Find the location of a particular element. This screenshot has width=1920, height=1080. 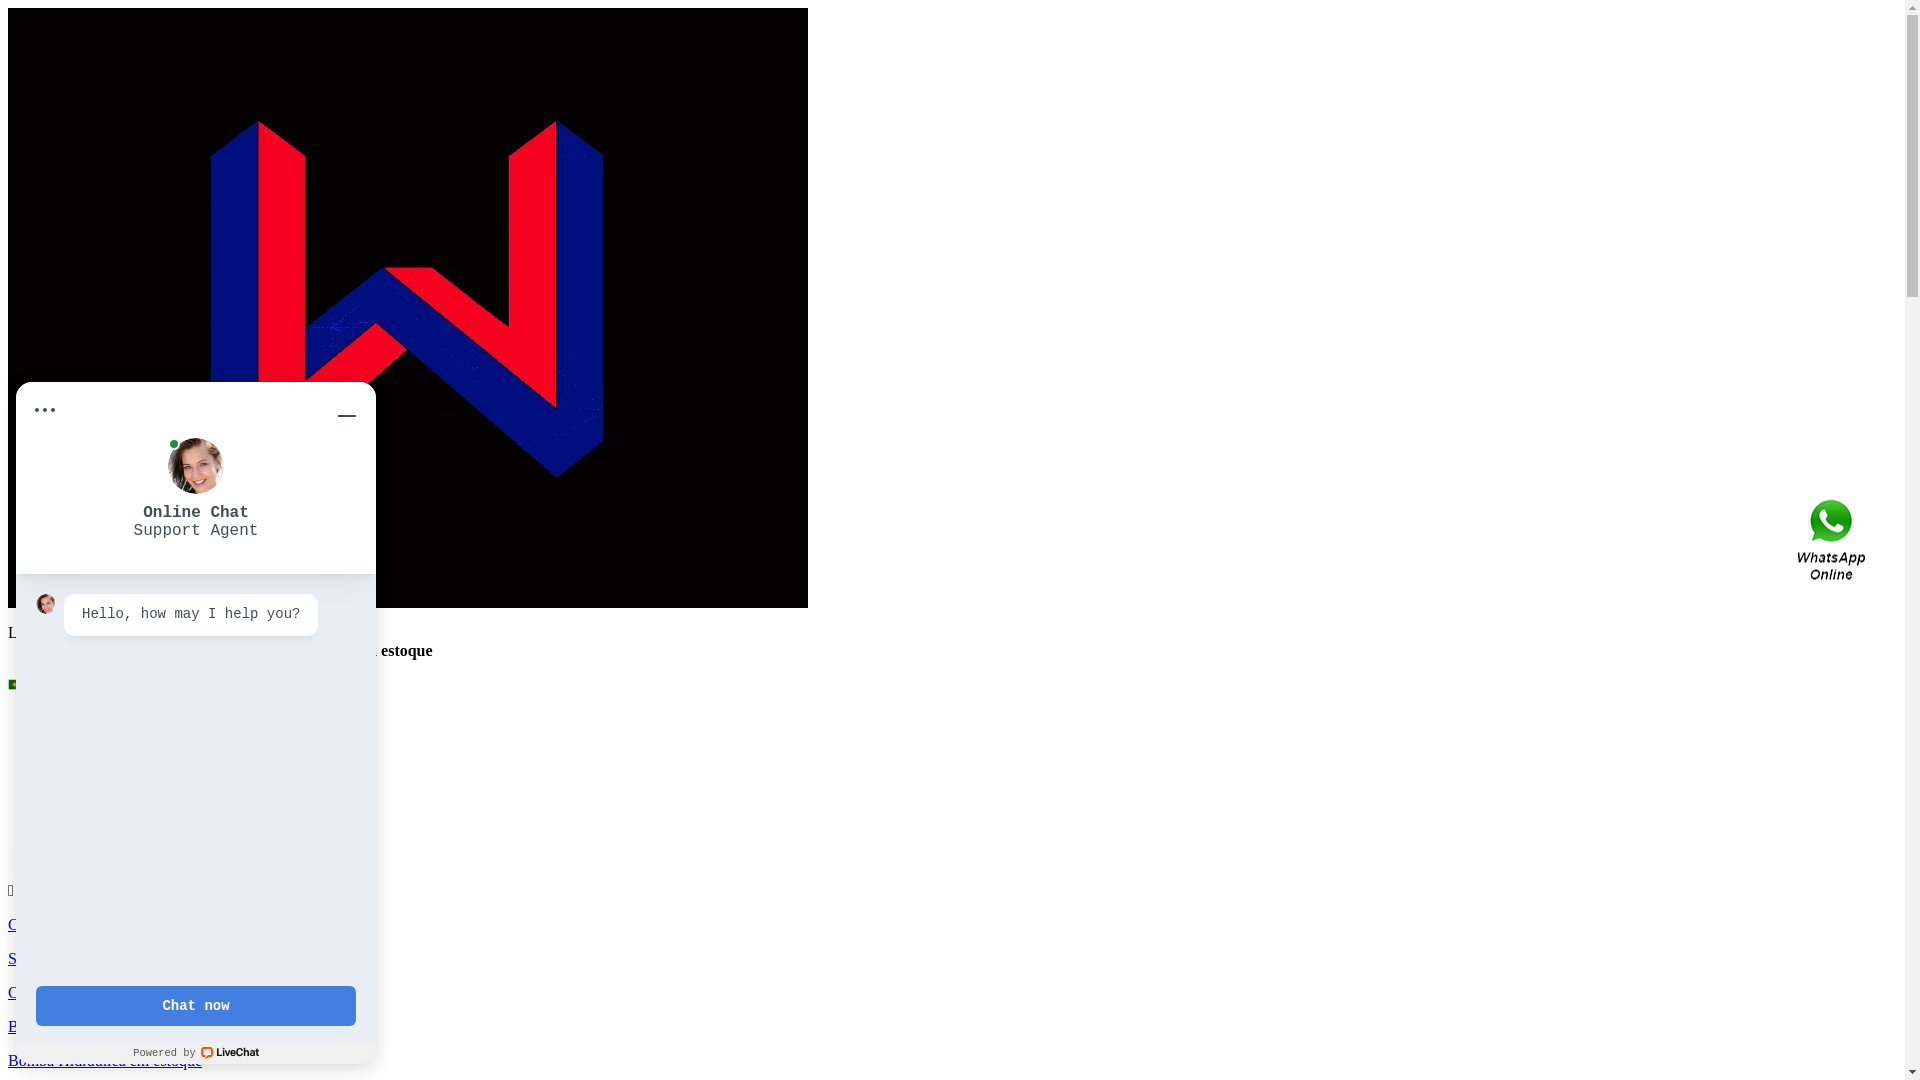

'Stock Categories' is located at coordinates (101, 736).